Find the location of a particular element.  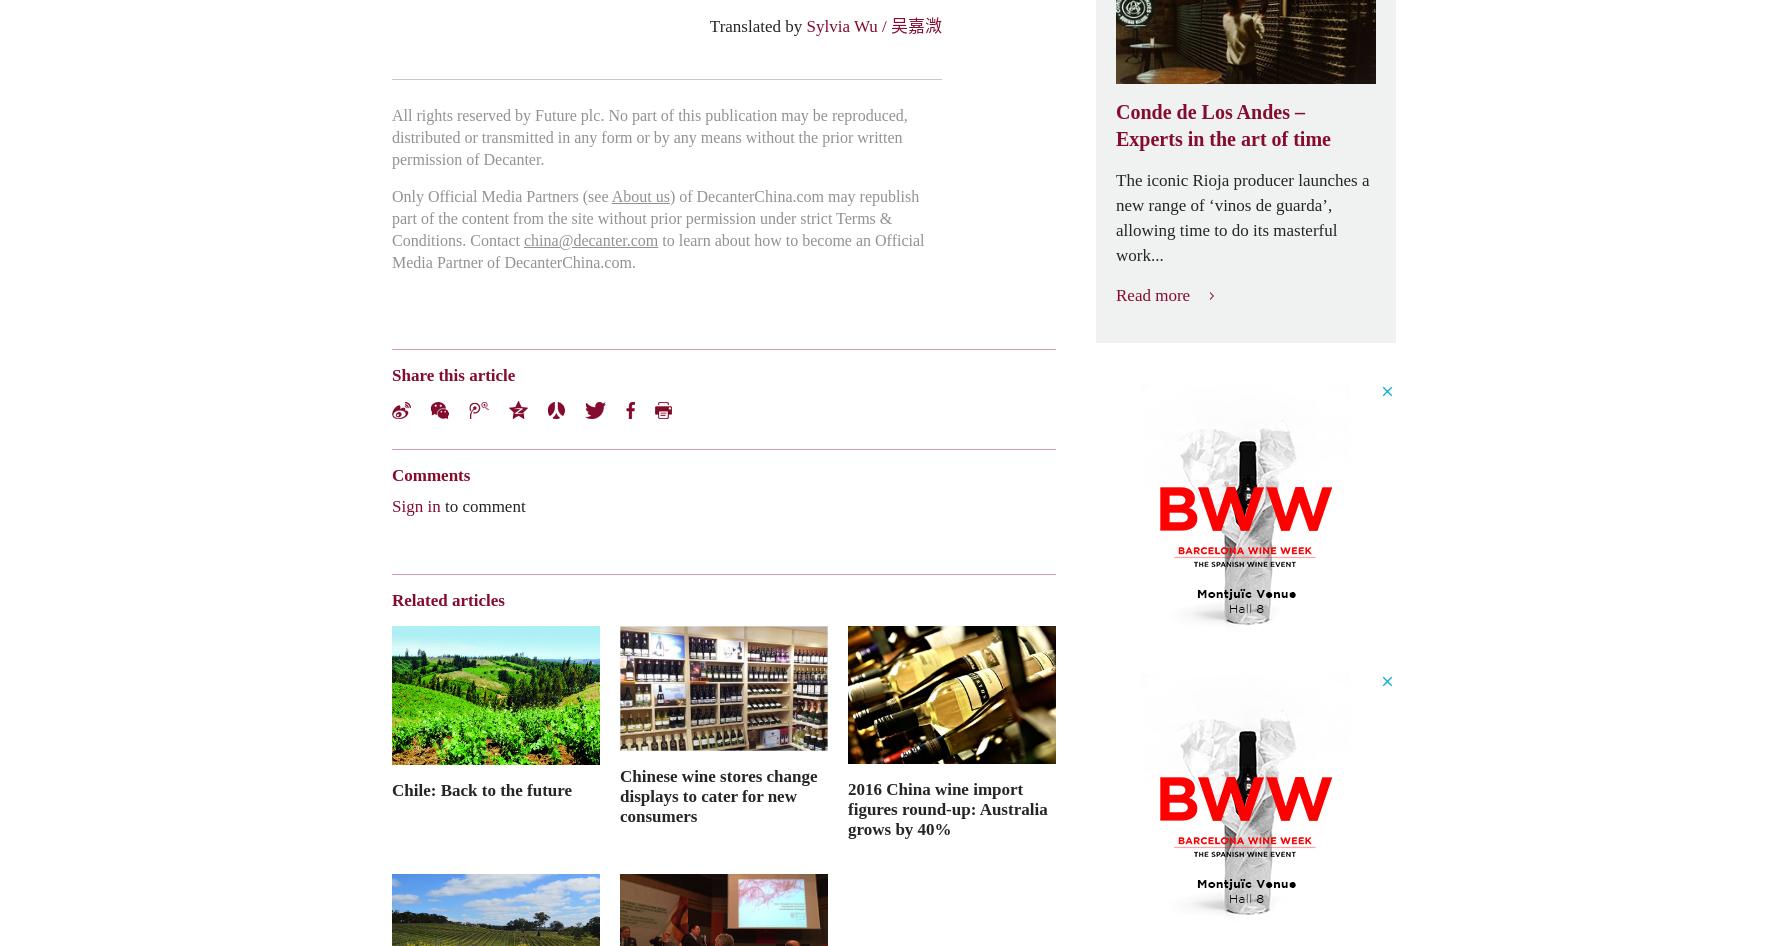

'Related articles' is located at coordinates (448, 598).